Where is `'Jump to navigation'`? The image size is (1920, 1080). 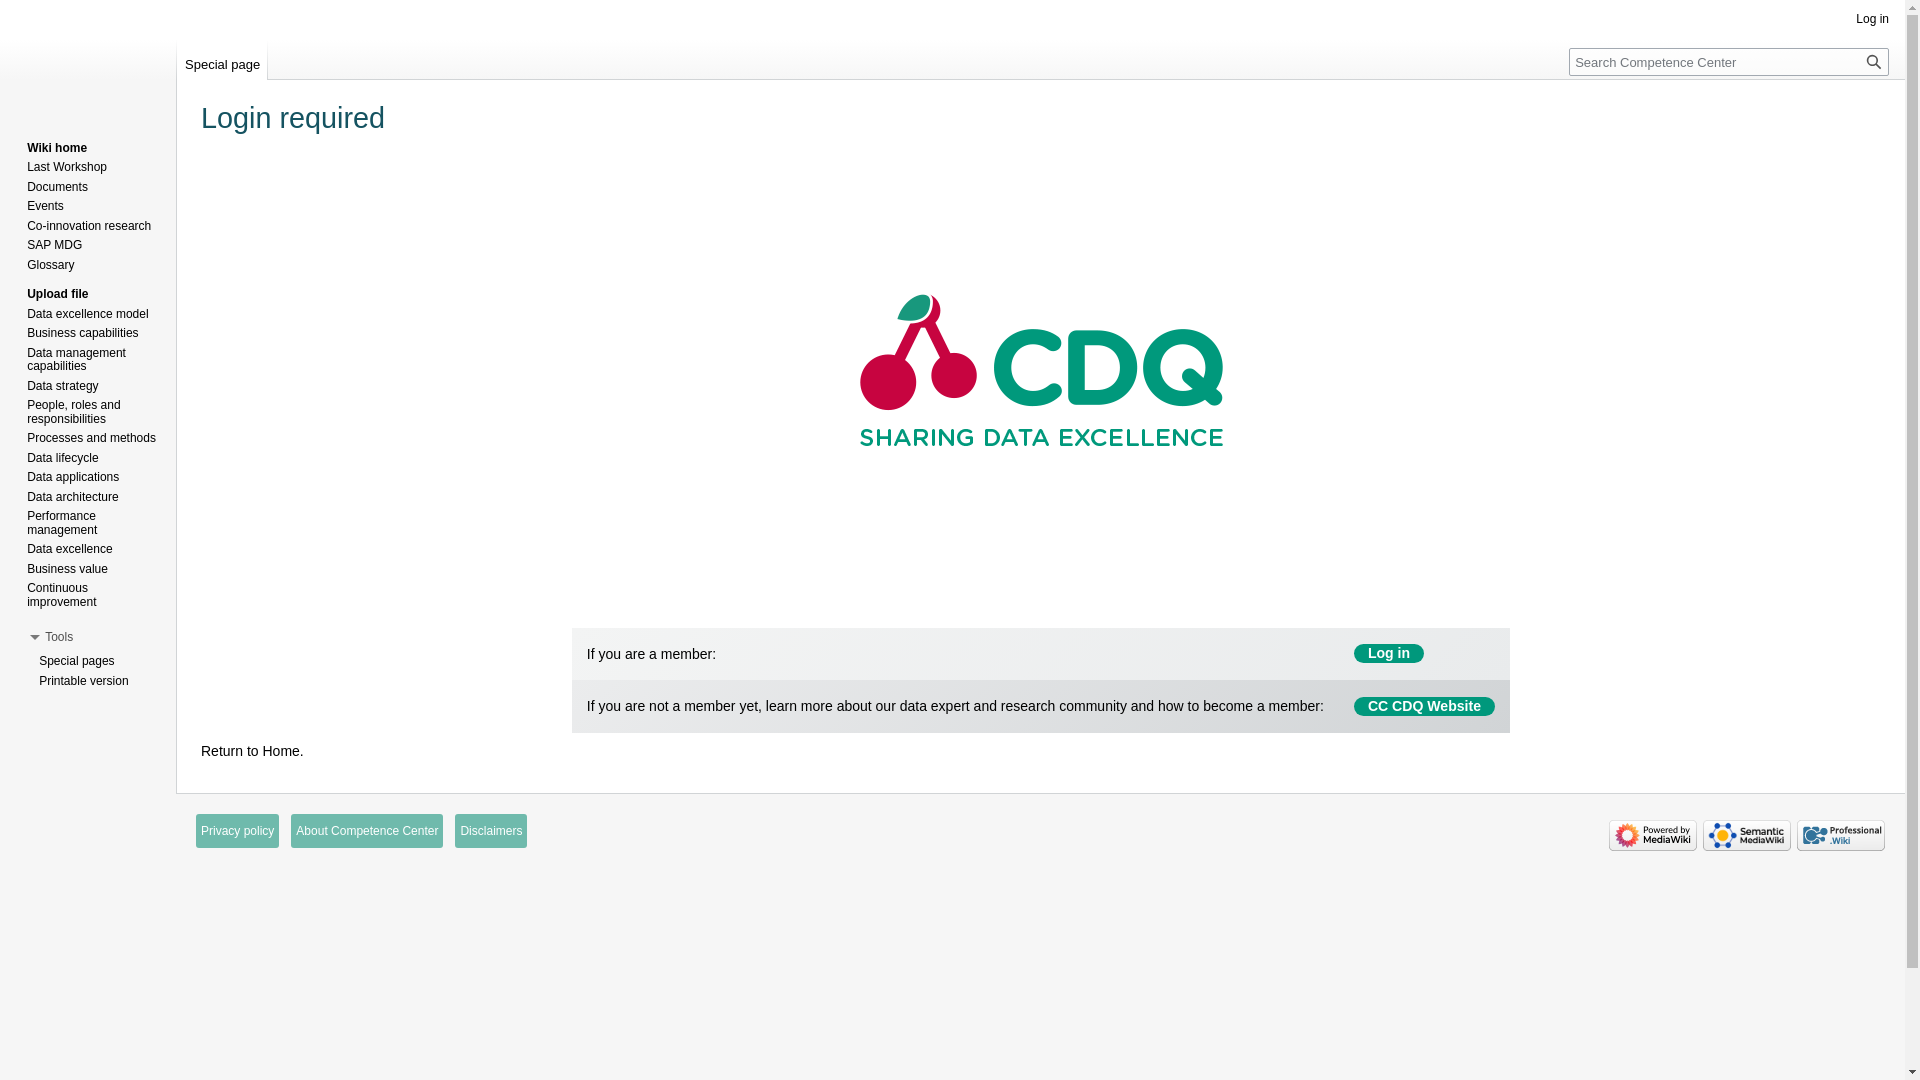
'Jump to navigation' is located at coordinates (200, 167).